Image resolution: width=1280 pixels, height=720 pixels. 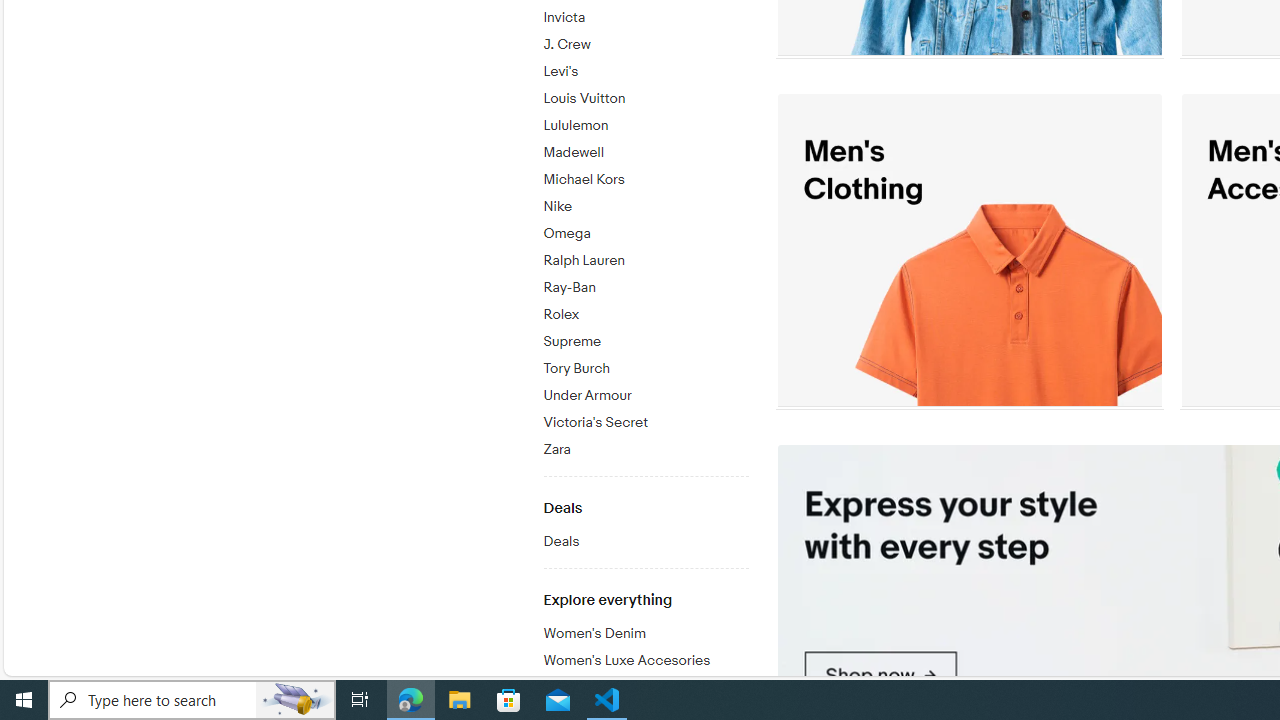 I want to click on 'Ralph Lauren', so click(x=645, y=260).